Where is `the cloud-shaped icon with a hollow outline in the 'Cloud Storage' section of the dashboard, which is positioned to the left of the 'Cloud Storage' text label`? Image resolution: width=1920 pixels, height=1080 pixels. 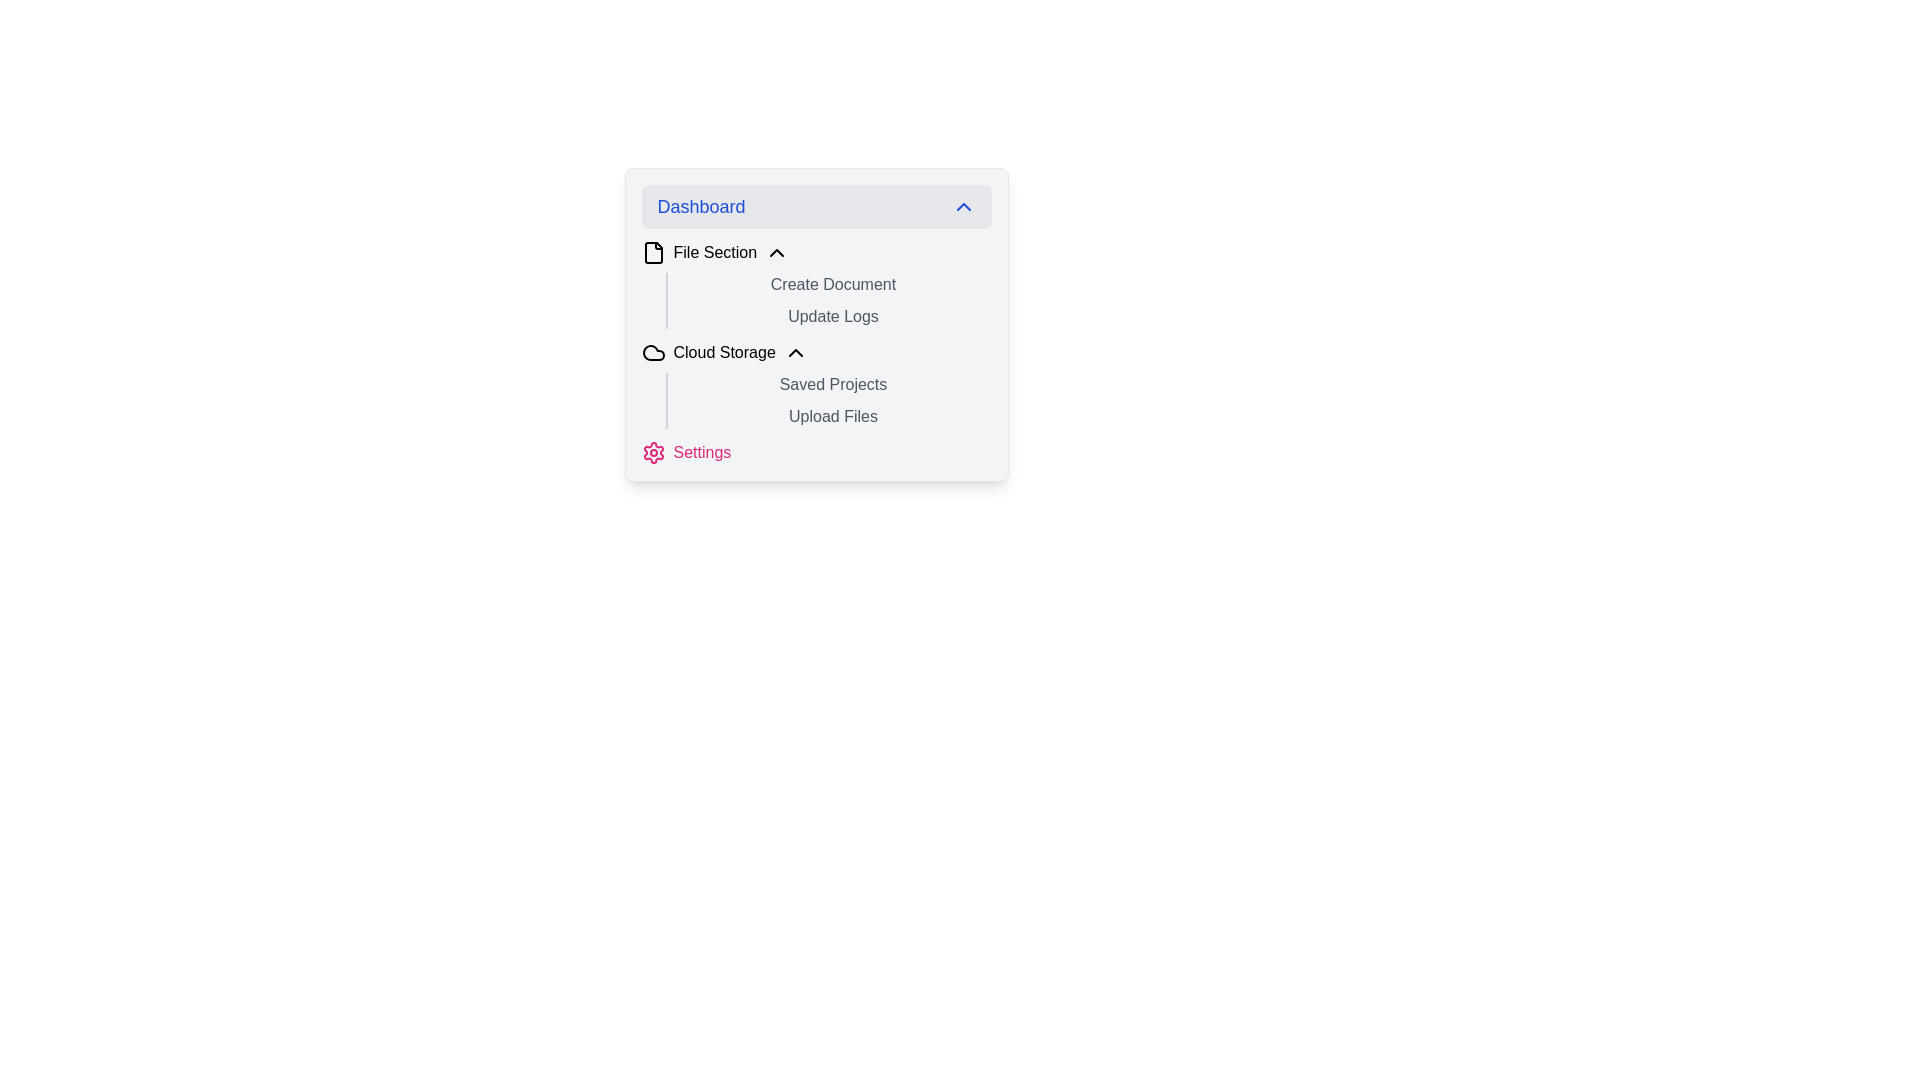 the cloud-shaped icon with a hollow outline in the 'Cloud Storage' section of the dashboard, which is positioned to the left of the 'Cloud Storage' text label is located at coordinates (653, 352).